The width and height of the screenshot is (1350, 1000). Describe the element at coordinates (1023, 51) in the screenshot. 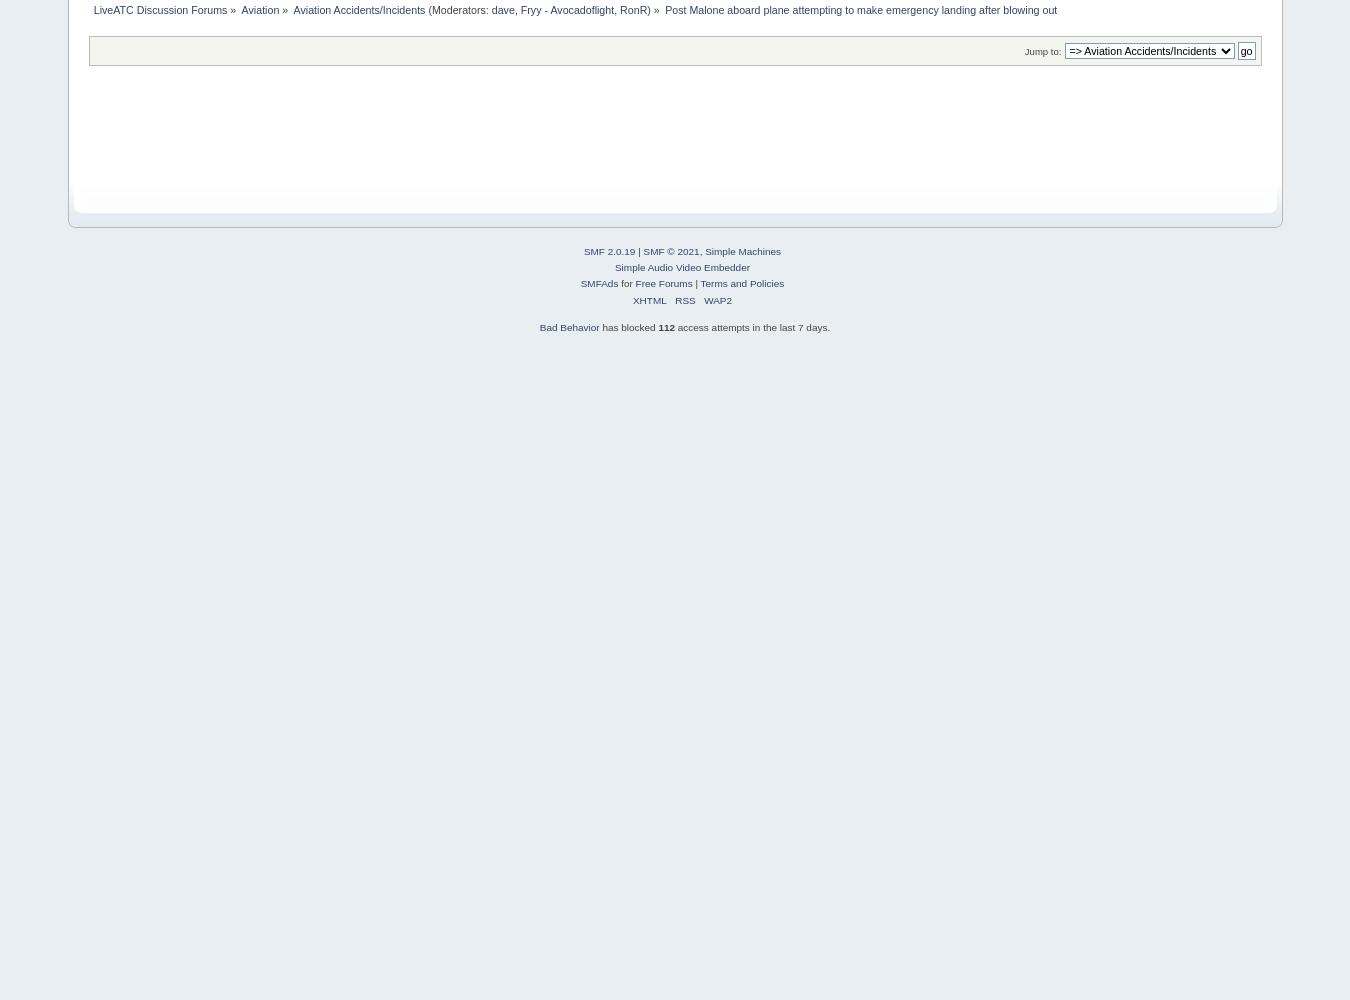

I see `'Jump to:'` at that location.